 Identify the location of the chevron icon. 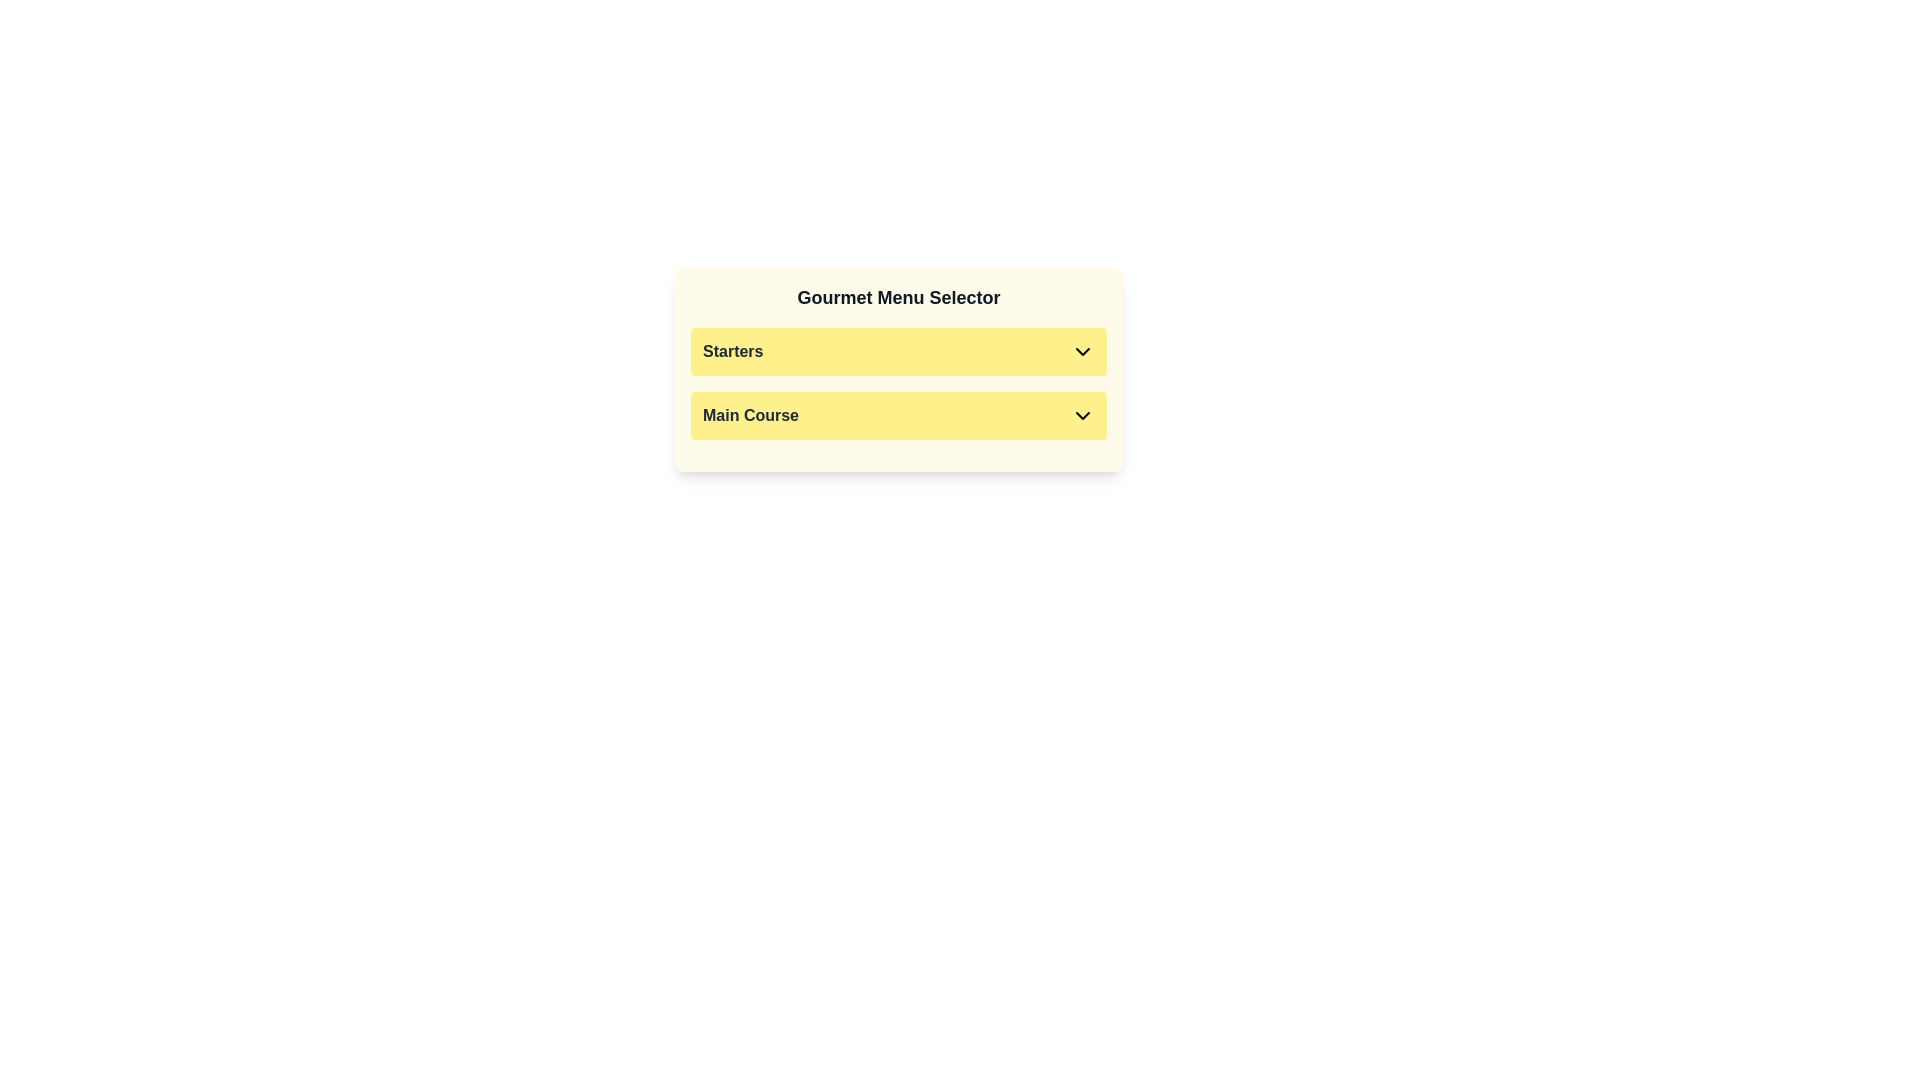
(897, 370).